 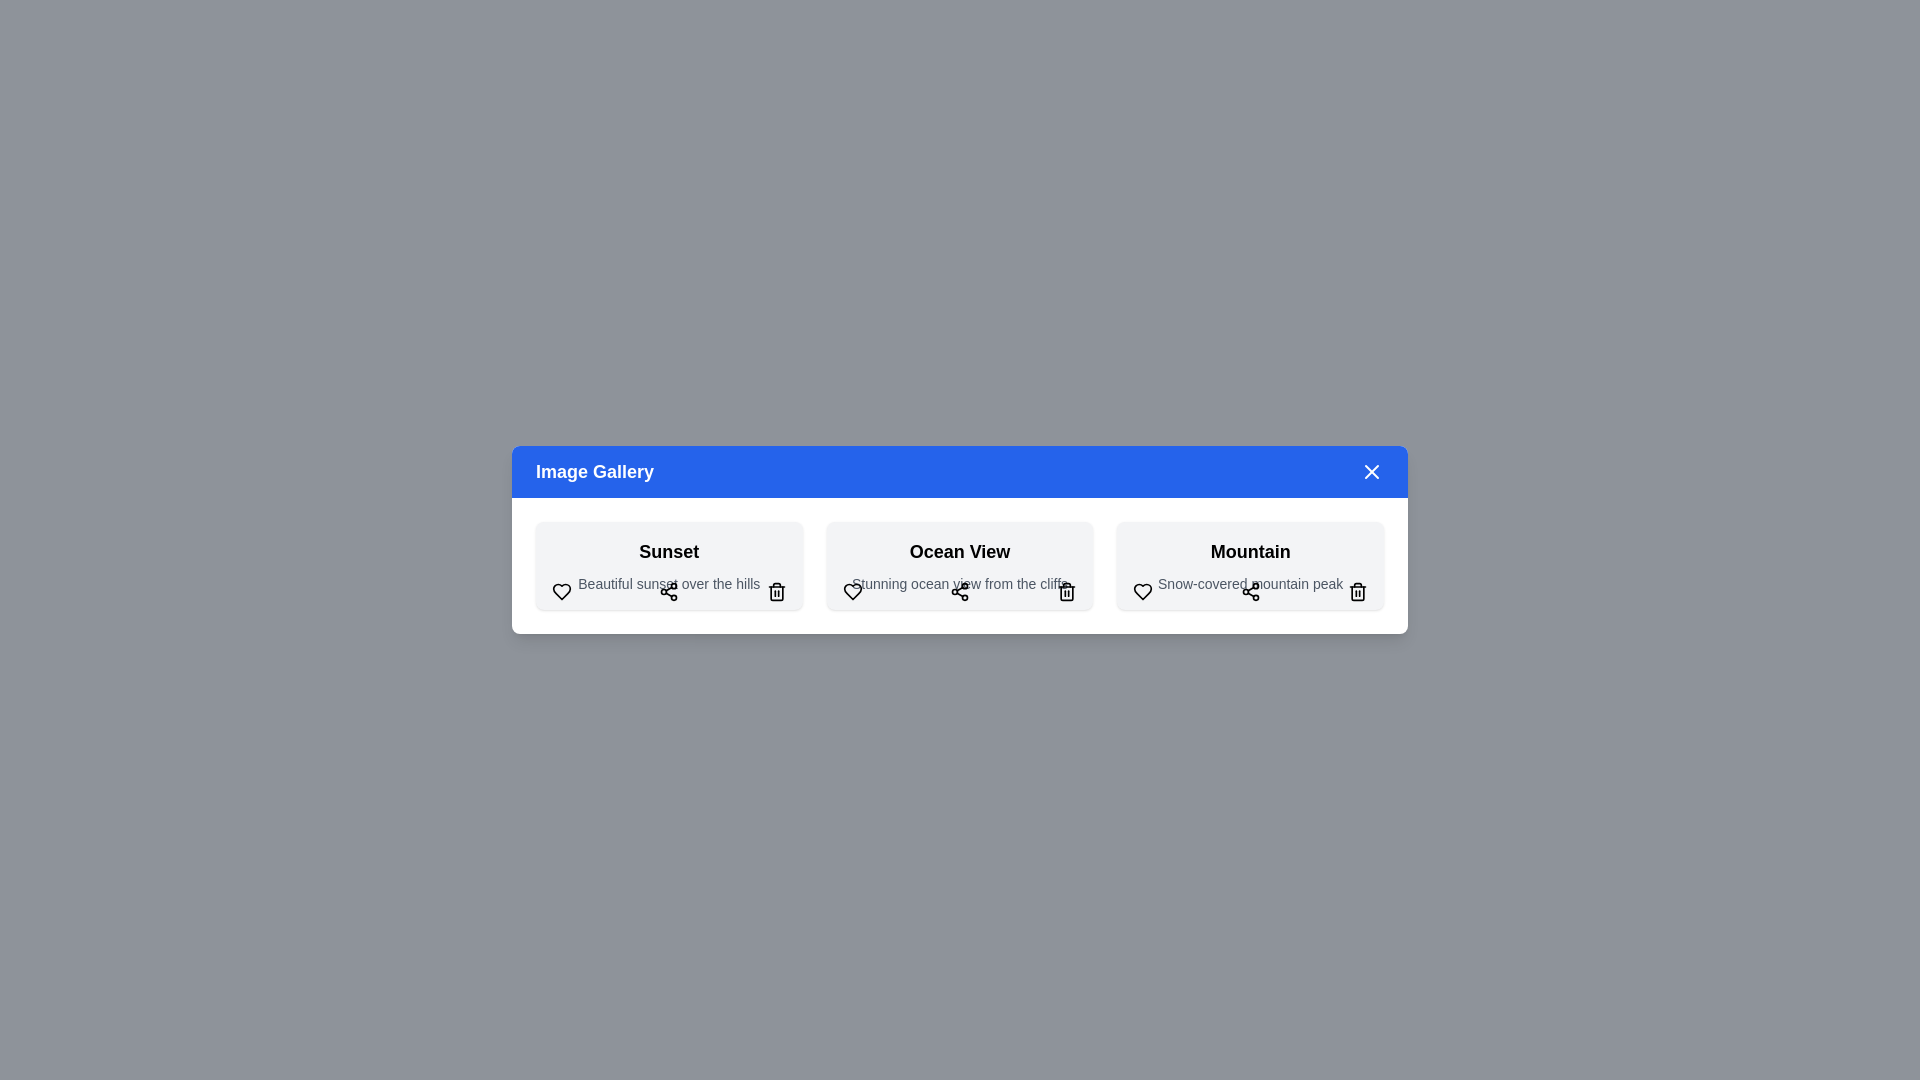 I want to click on the trash button for the image titled Sunset, so click(x=775, y=590).